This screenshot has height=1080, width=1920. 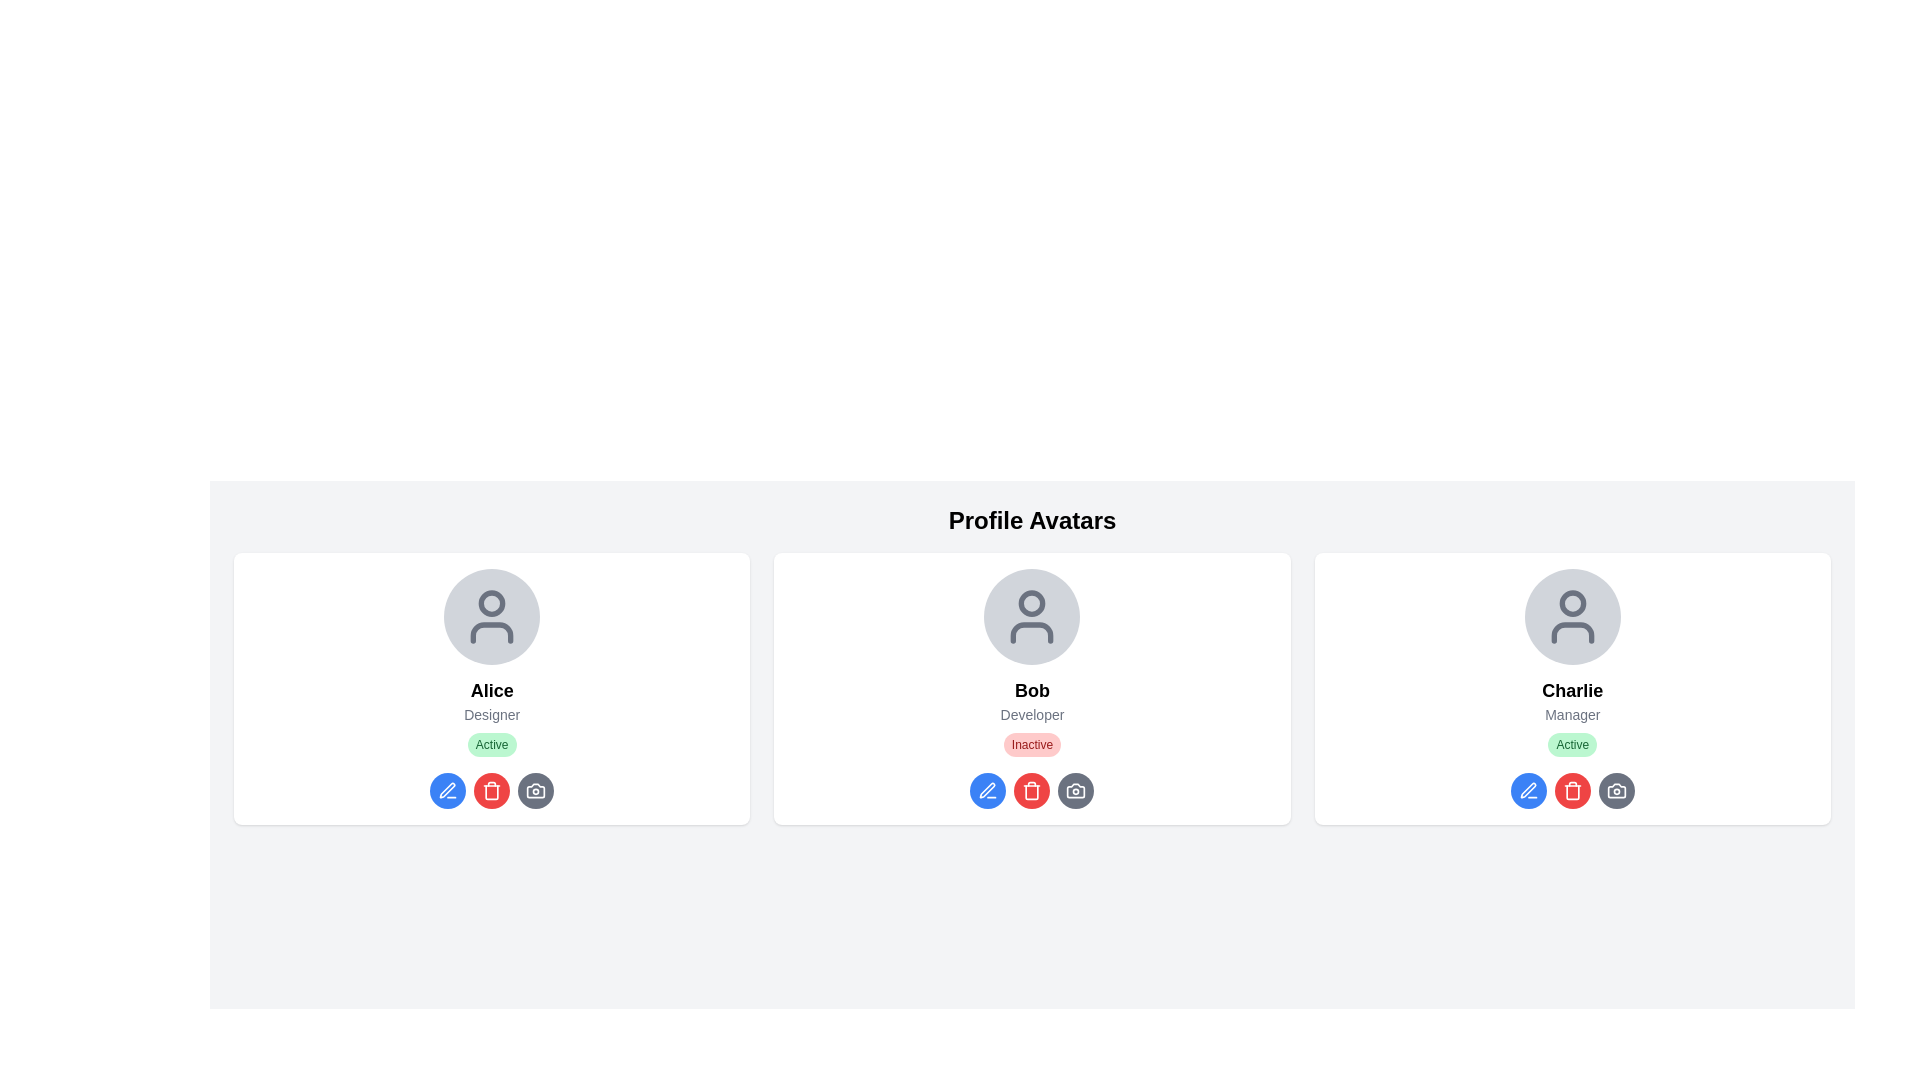 I want to click on text from the header element labeled 'Profile Avatars', which is styled in bold and located above the user profile cards, so click(x=1032, y=519).